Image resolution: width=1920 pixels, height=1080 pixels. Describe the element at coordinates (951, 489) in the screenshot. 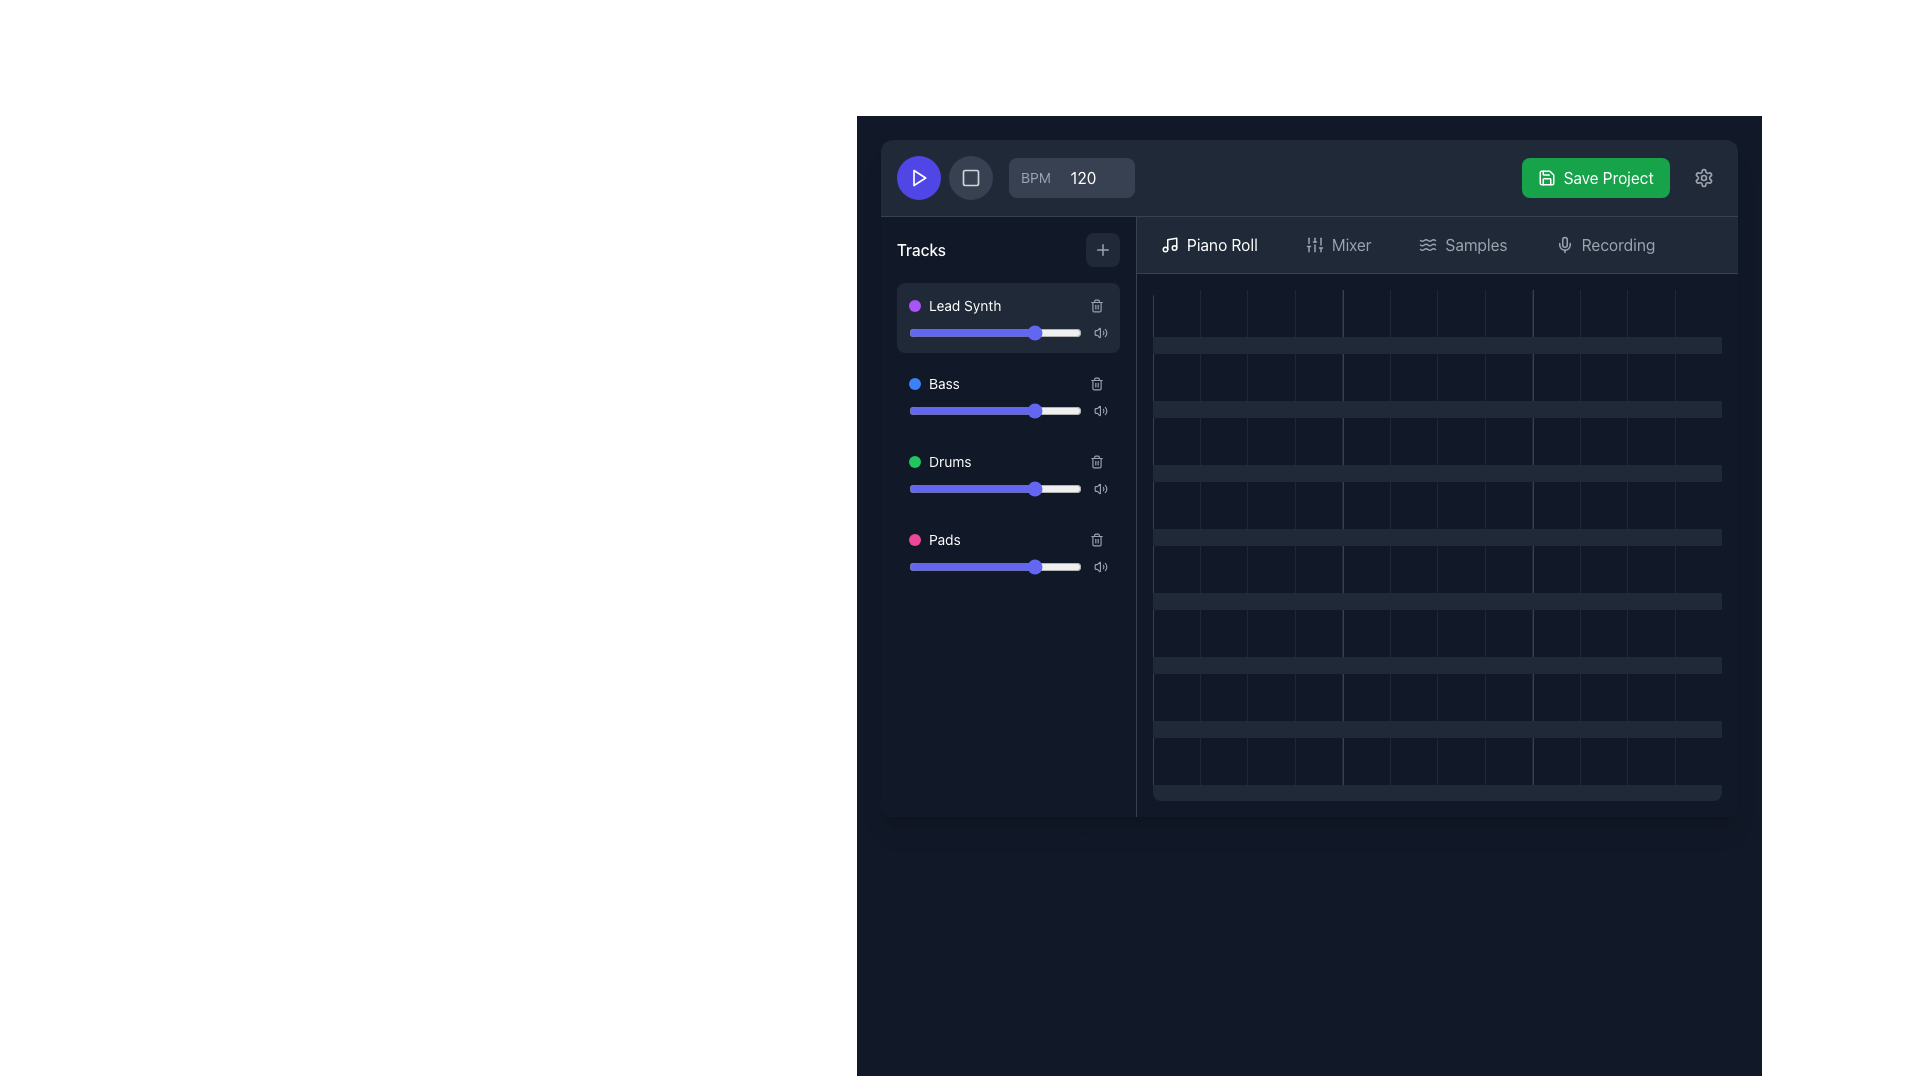

I see `the slider` at that location.